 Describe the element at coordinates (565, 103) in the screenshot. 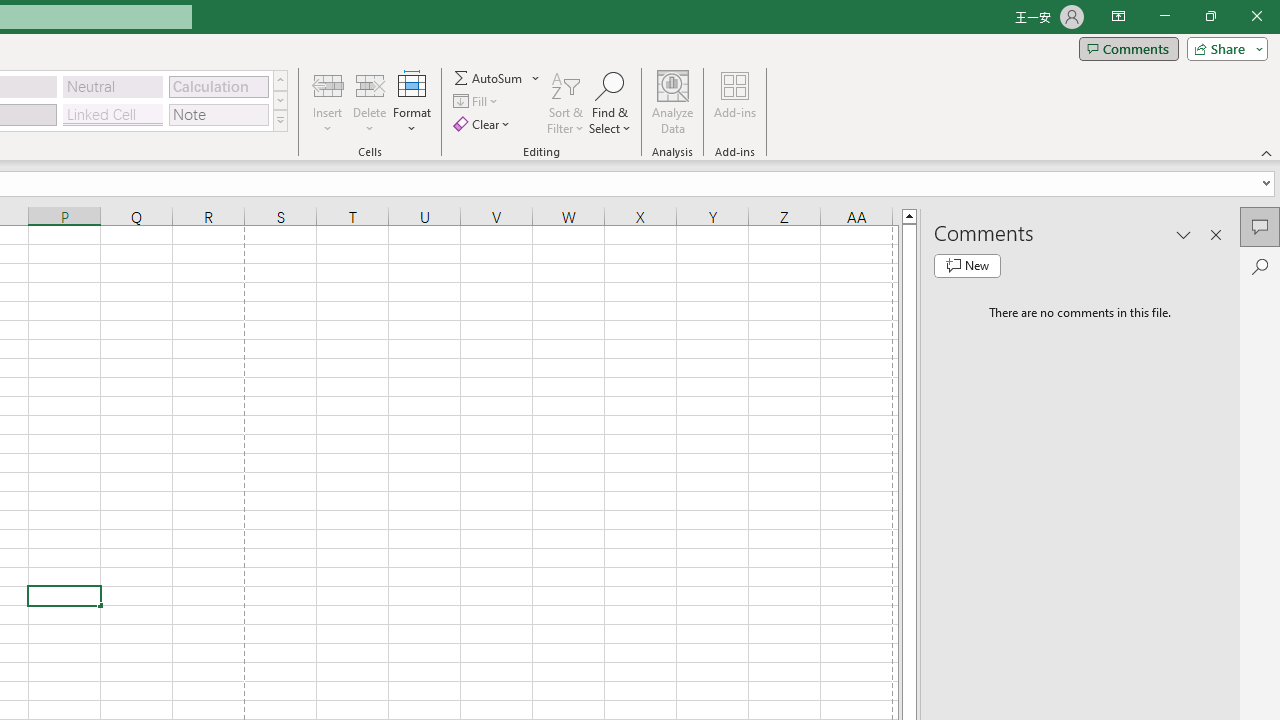

I see `'Sort & Filter'` at that location.